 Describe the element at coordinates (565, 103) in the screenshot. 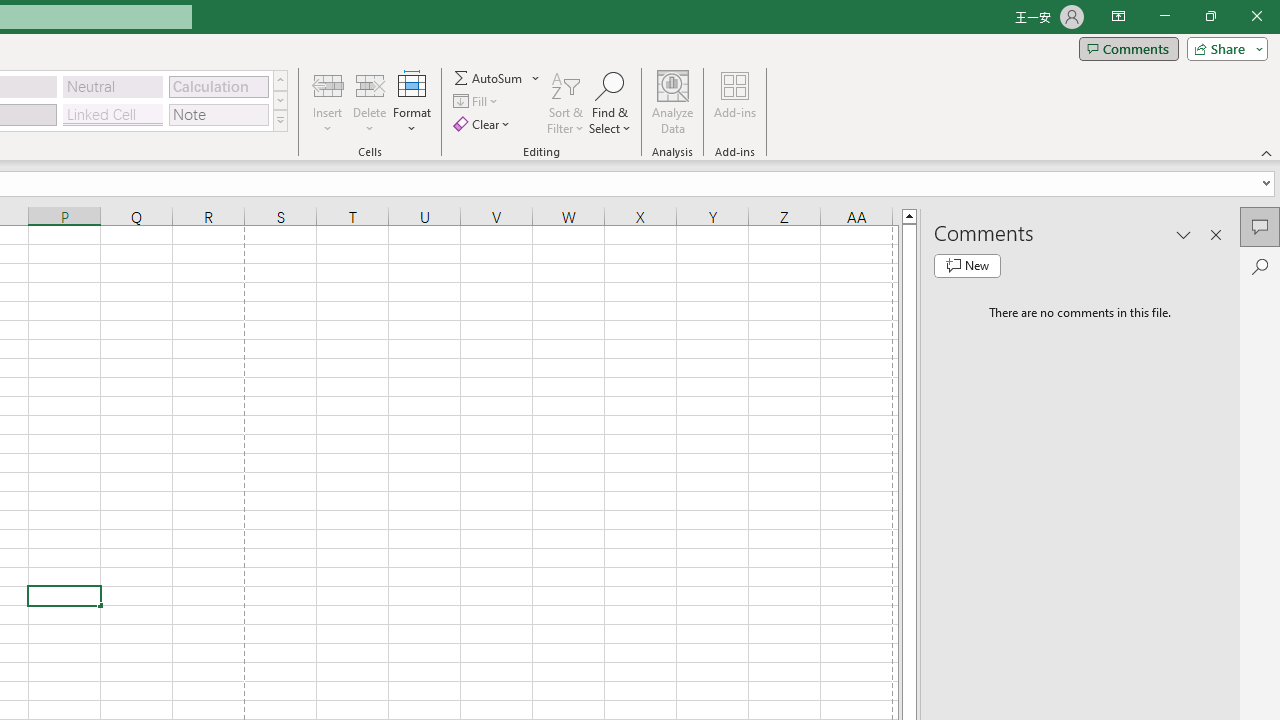

I see `'Sort & Filter'` at that location.